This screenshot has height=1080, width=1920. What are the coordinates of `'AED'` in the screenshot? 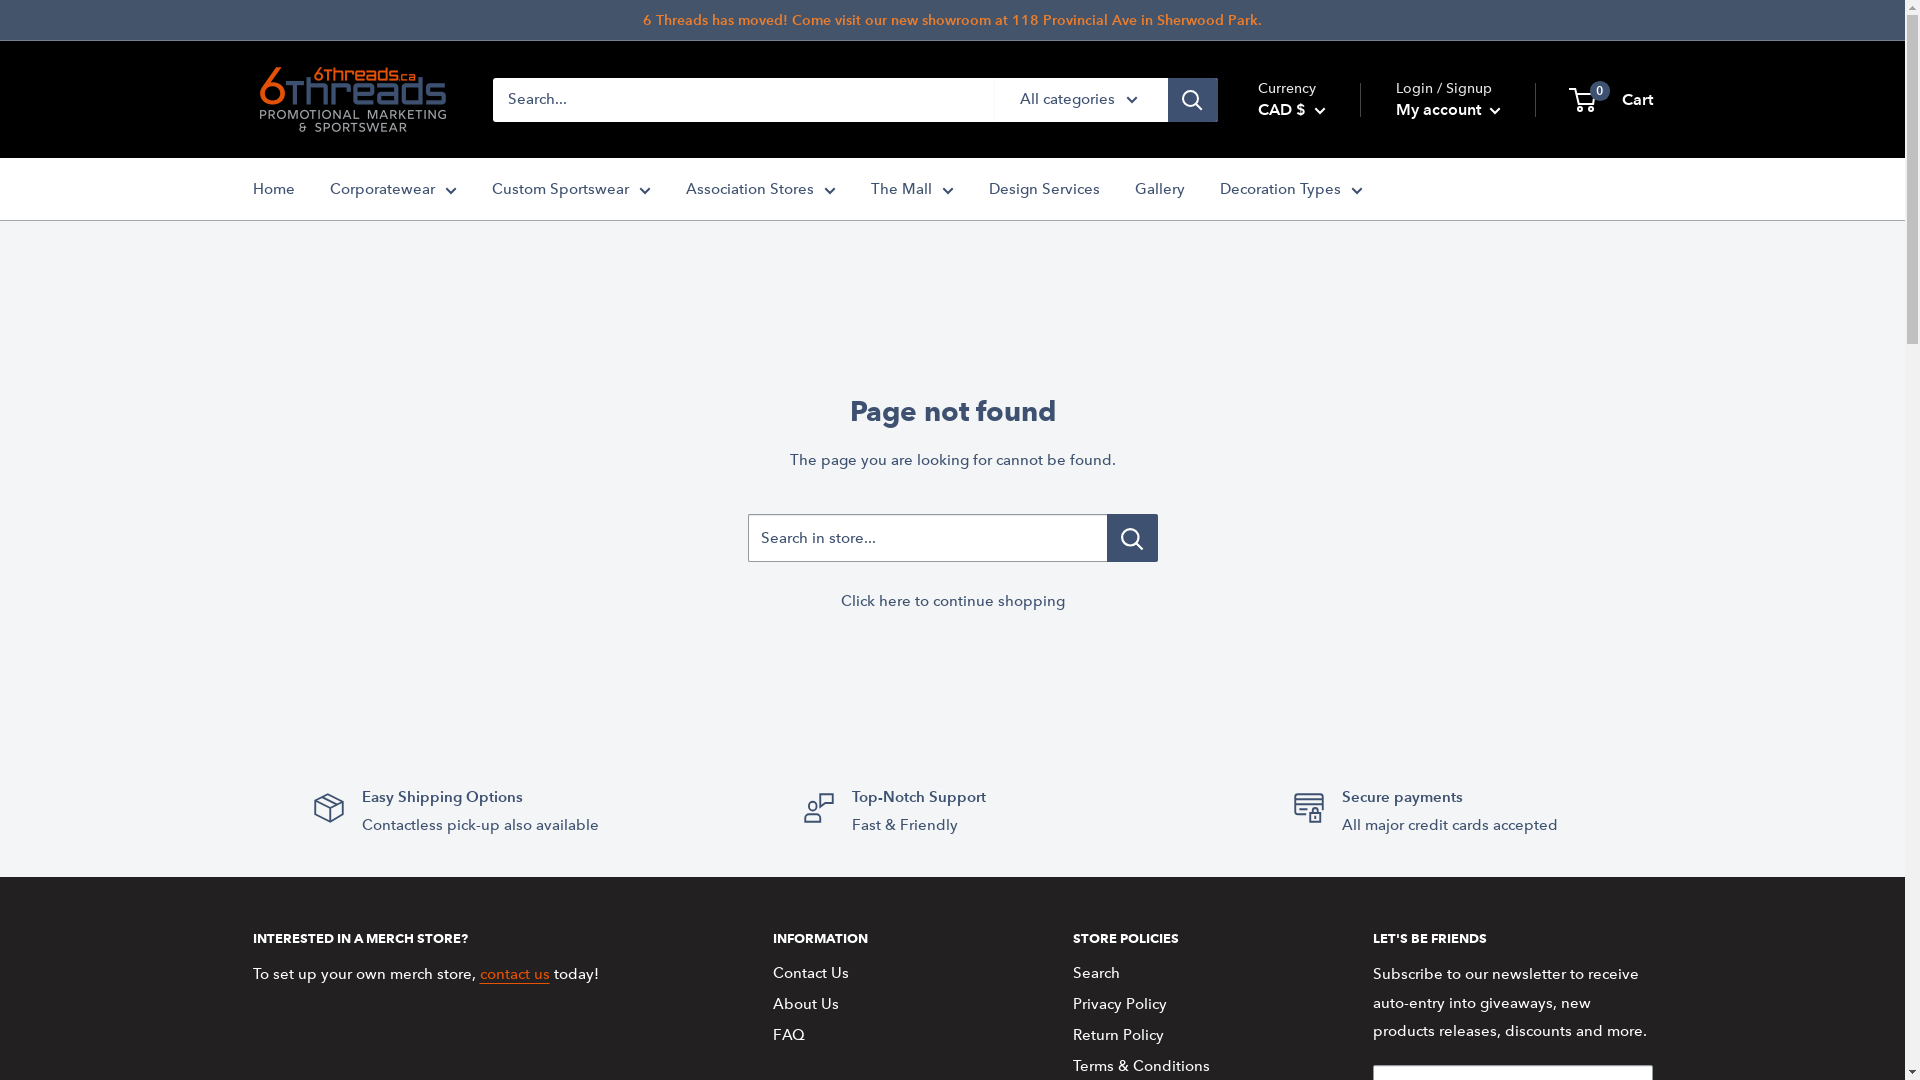 It's located at (1321, 330).